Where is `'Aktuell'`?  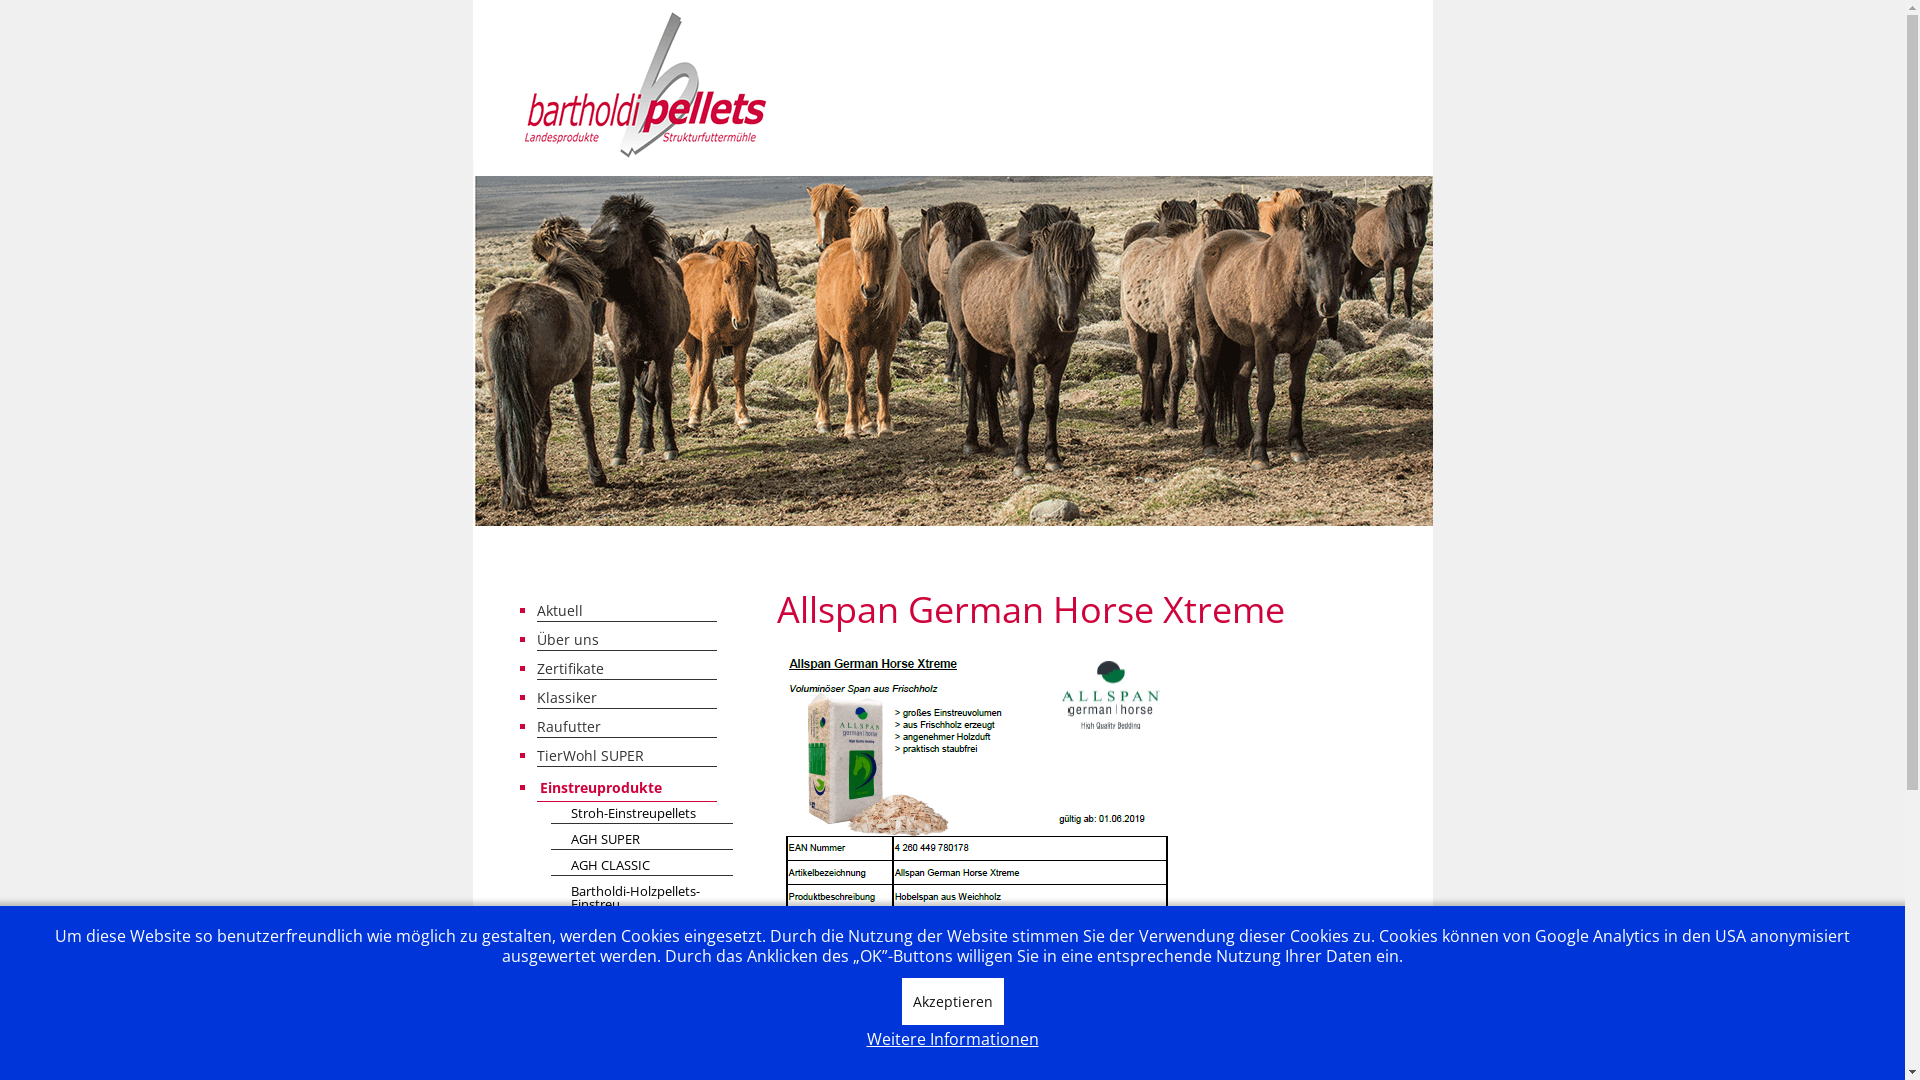
'Aktuell' is located at coordinates (624, 609).